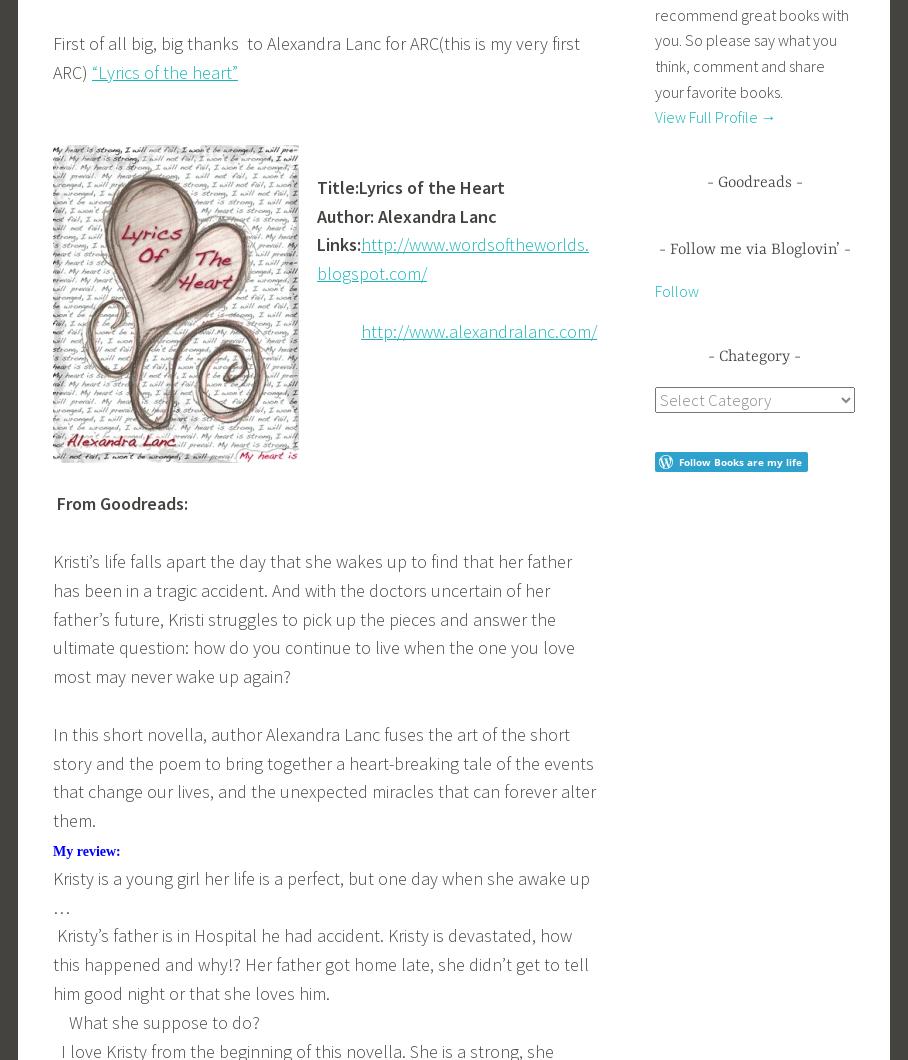  I want to click on 'Kristy is a young girl her life is a perfect, but one day when she awake up …', so click(320, 891).